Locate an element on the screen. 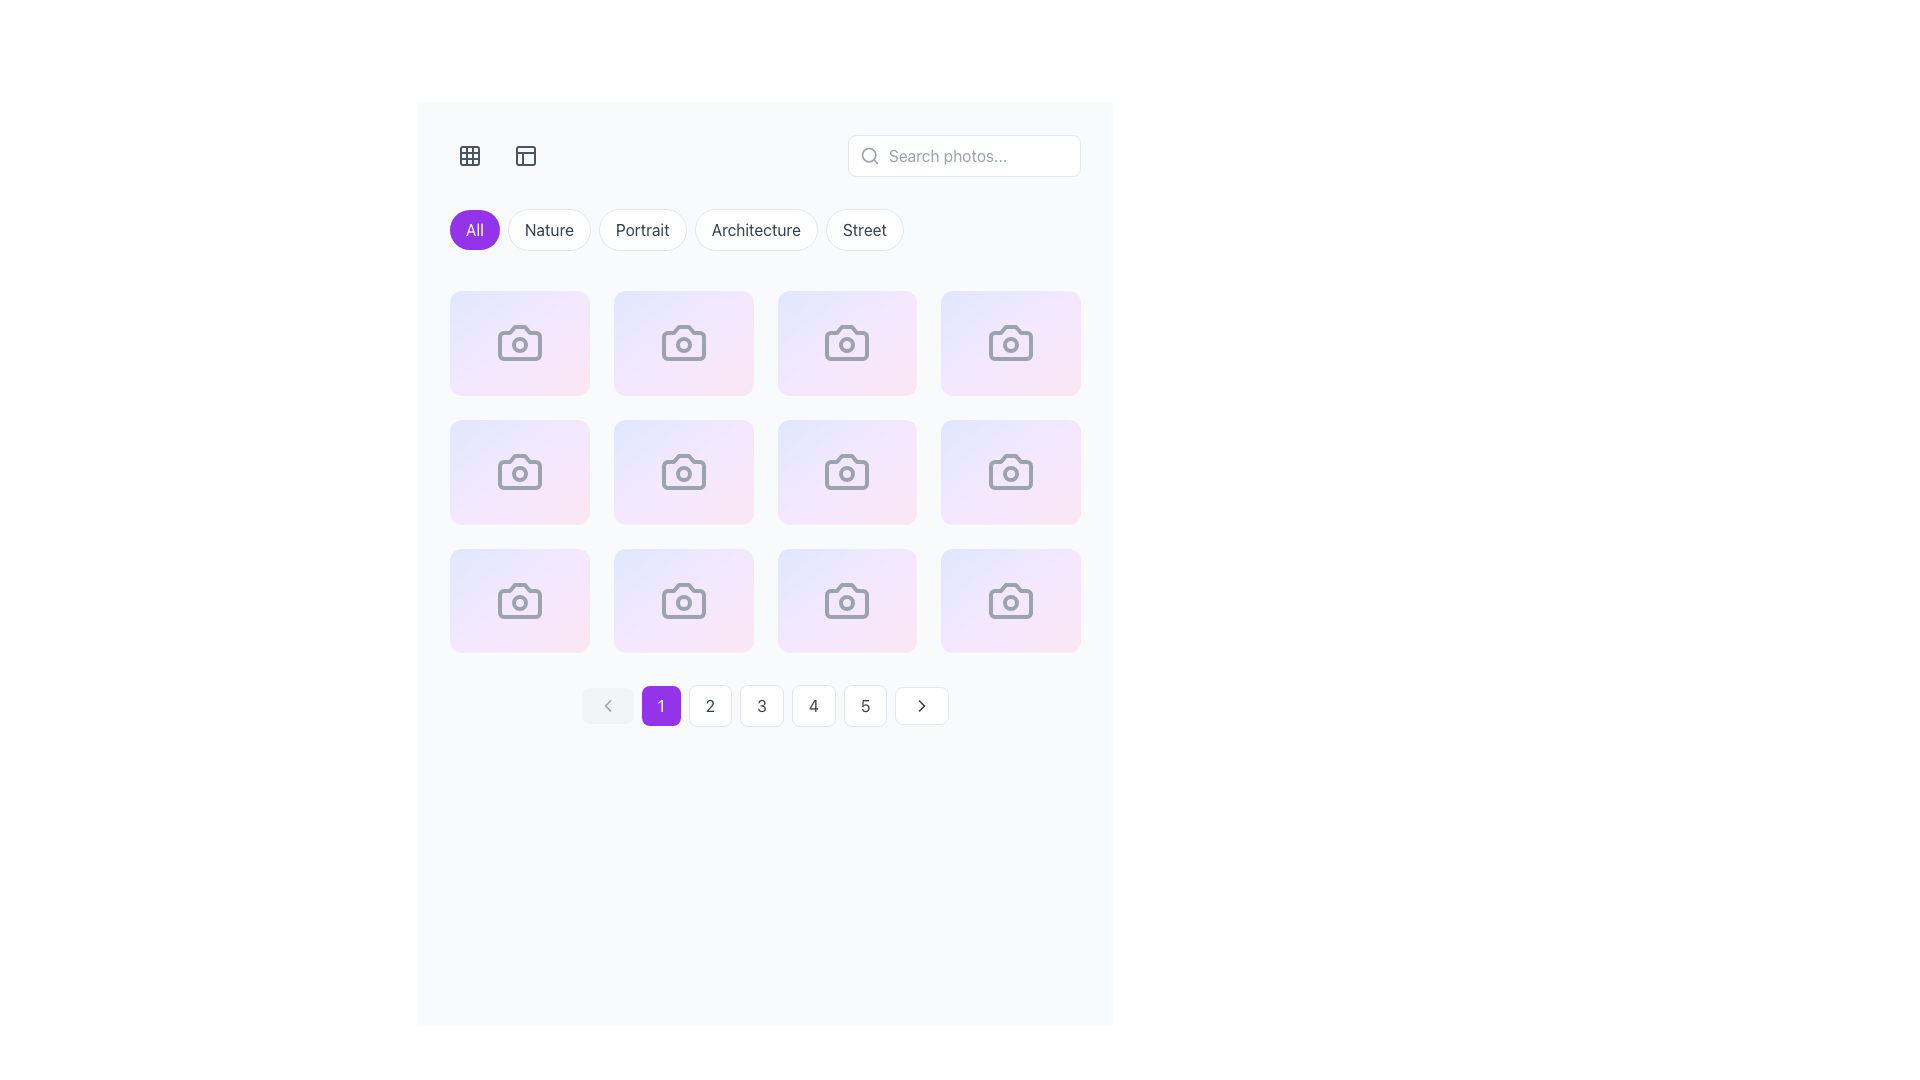 This screenshot has height=1080, width=1920. the share functionality button located in the top-right quadrant of an image tile by clicking on the SVG icon within the button is located at coordinates (856, 362).